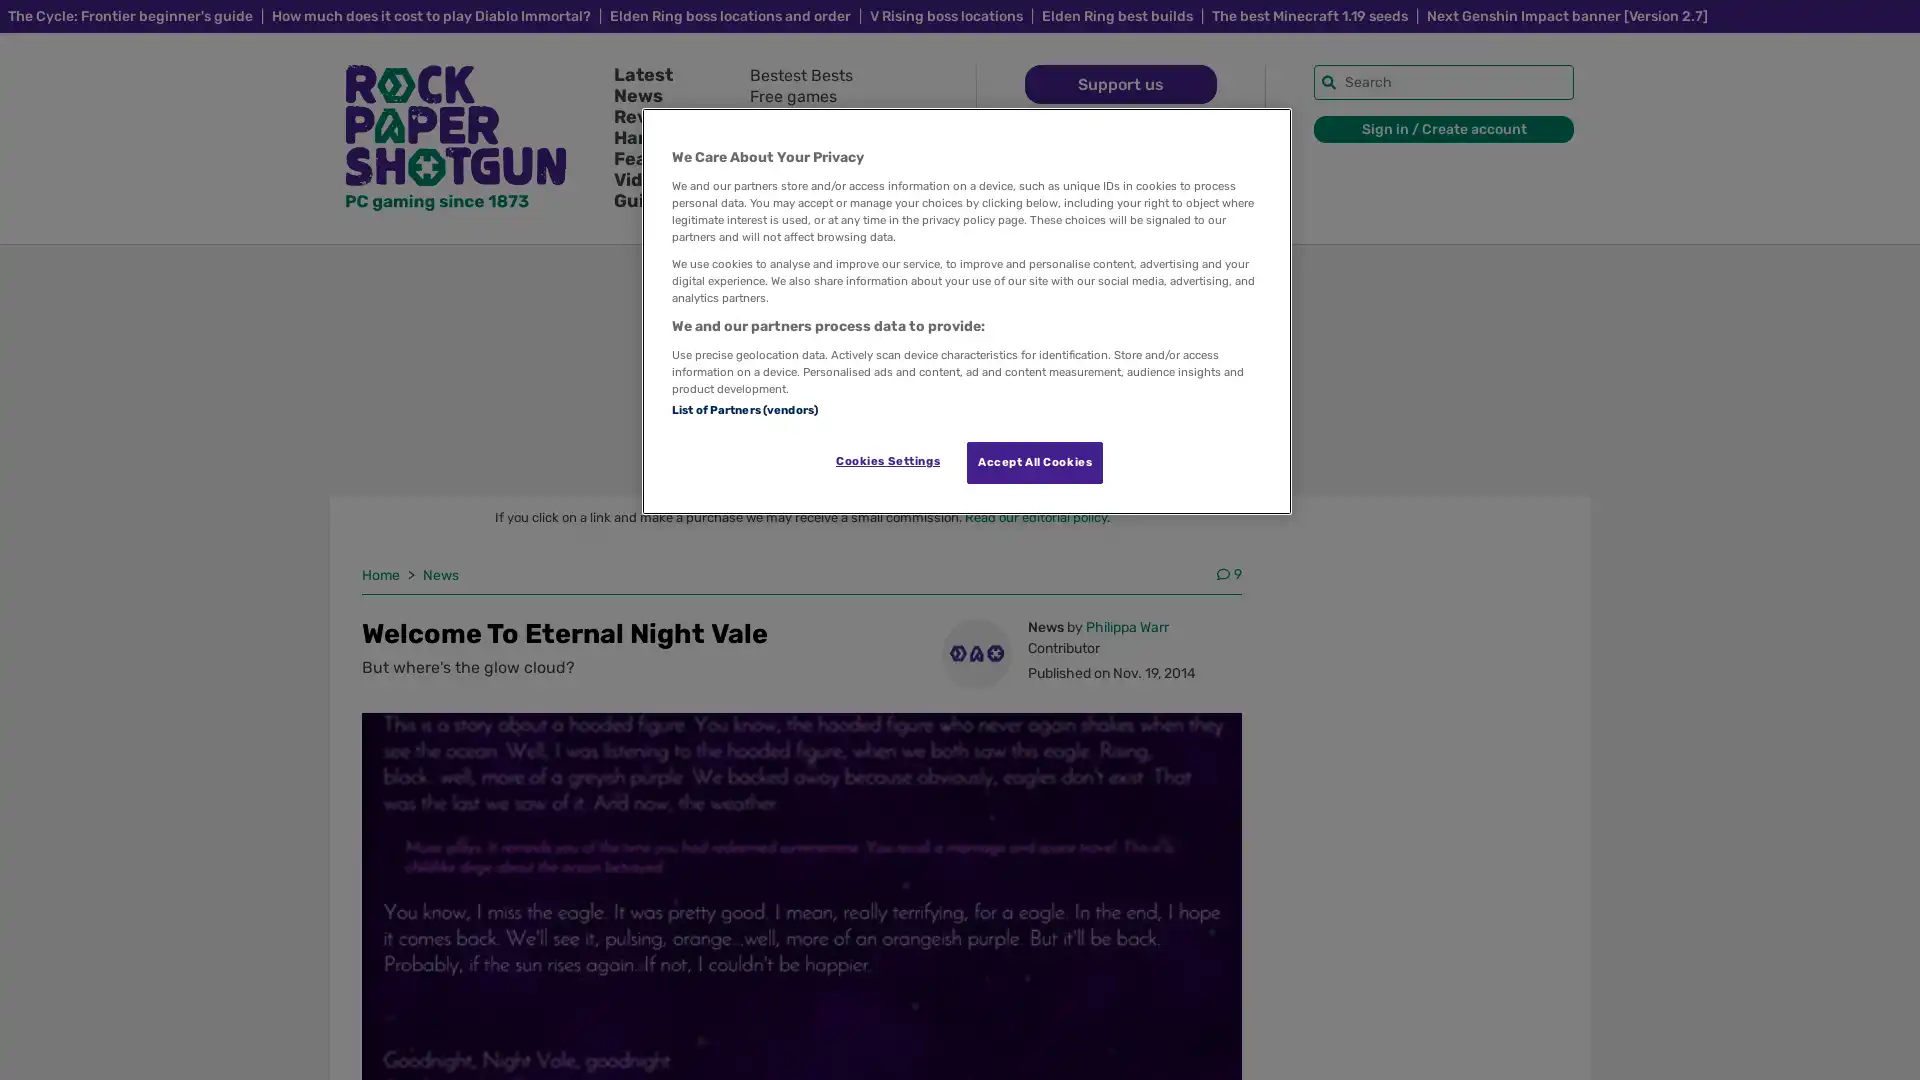  Describe the element at coordinates (886, 461) in the screenshot. I see `Cookies Settings` at that location.